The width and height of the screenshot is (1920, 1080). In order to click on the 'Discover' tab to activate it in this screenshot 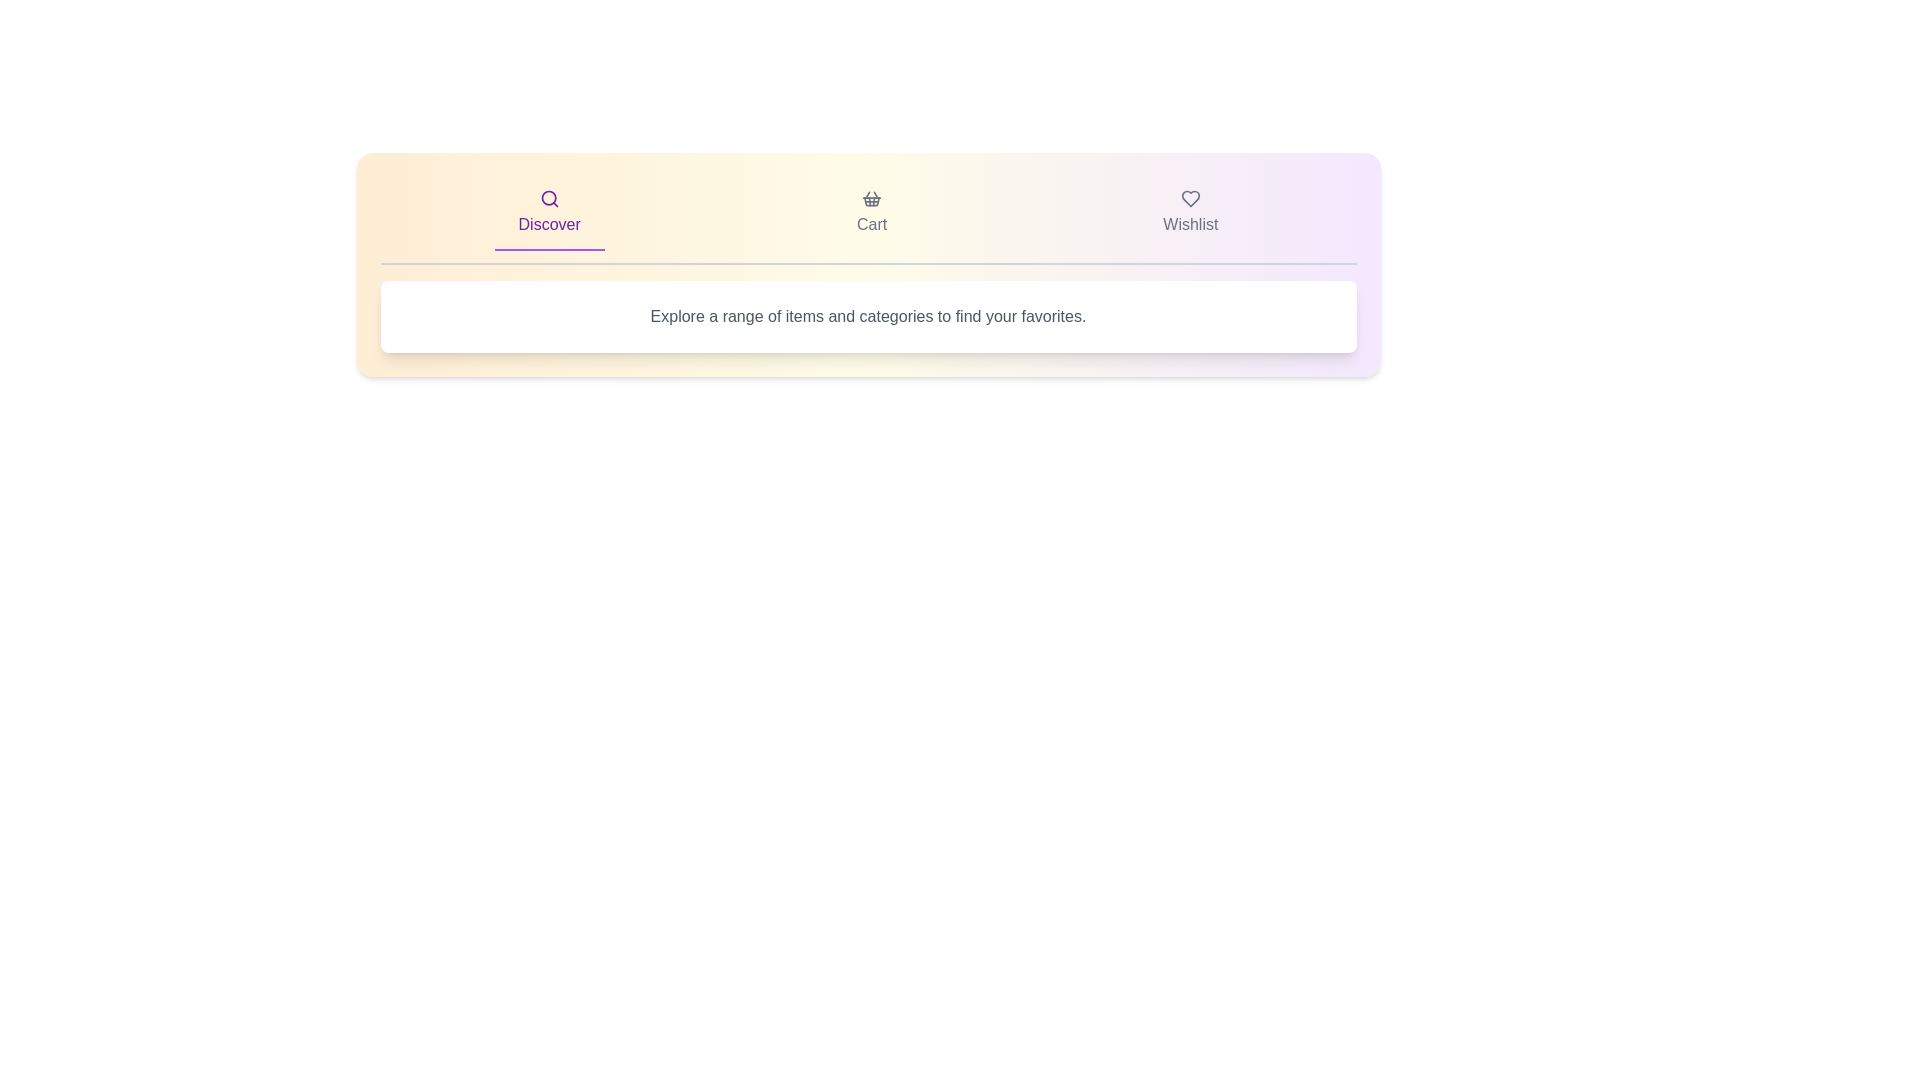, I will do `click(549, 213)`.